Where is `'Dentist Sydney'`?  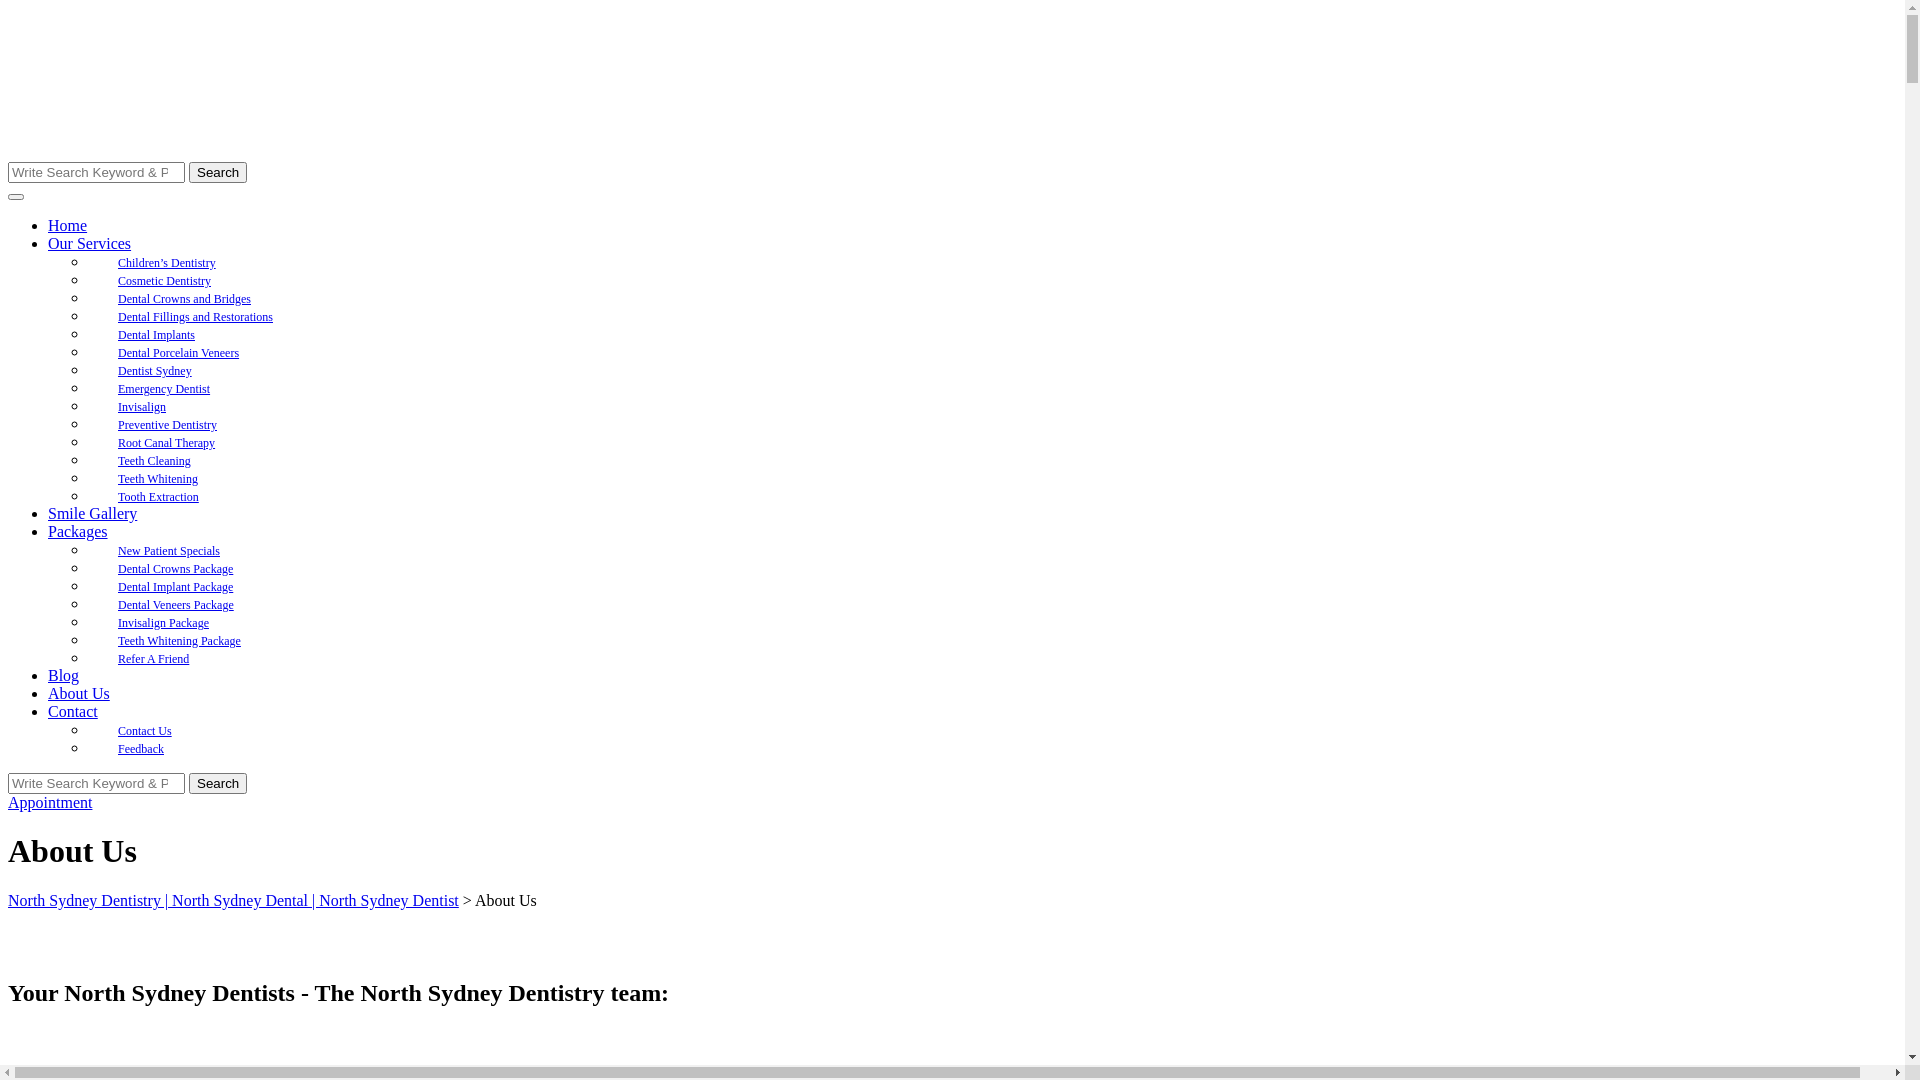 'Dentist Sydney' is located at coordinates (153, 370).